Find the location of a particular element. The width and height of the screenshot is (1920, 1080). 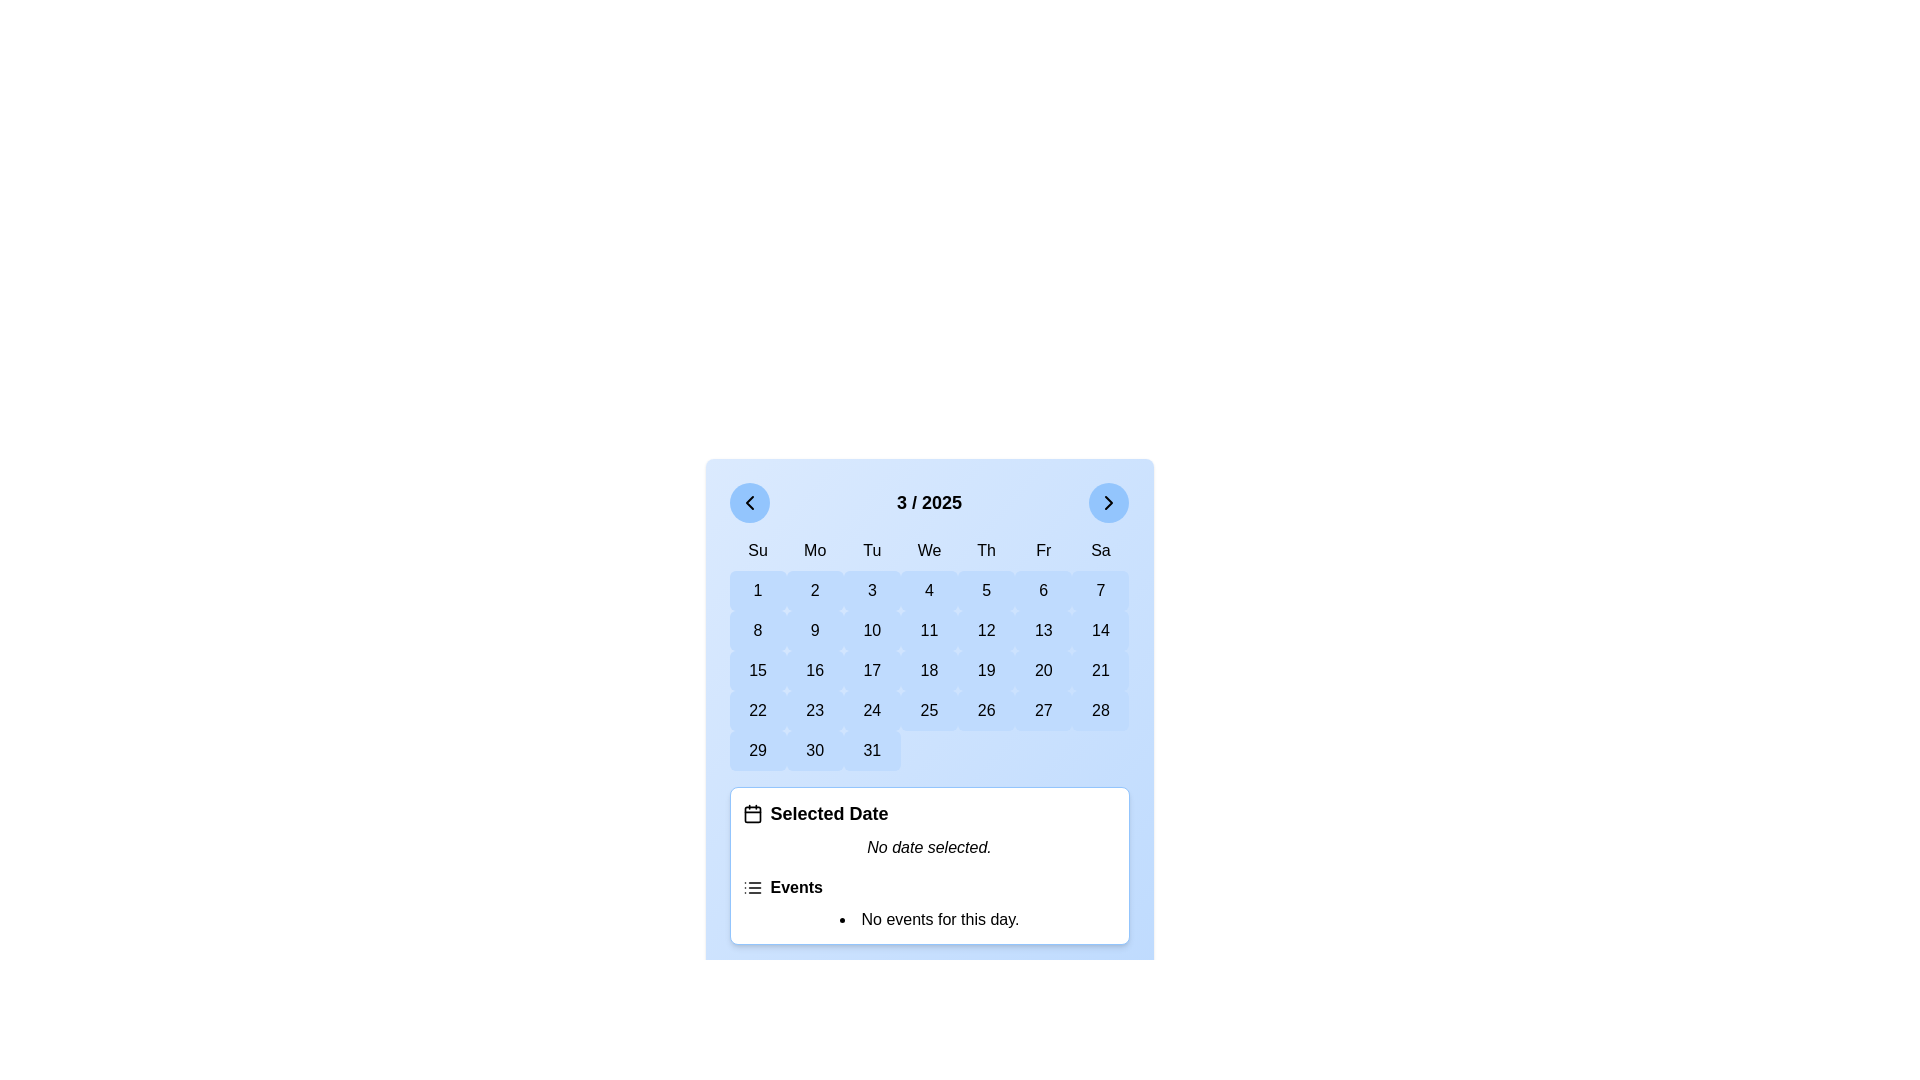

the highlighted 25th day in the Interactive calendar component for March 2025 is located at coordinates (928, 712).